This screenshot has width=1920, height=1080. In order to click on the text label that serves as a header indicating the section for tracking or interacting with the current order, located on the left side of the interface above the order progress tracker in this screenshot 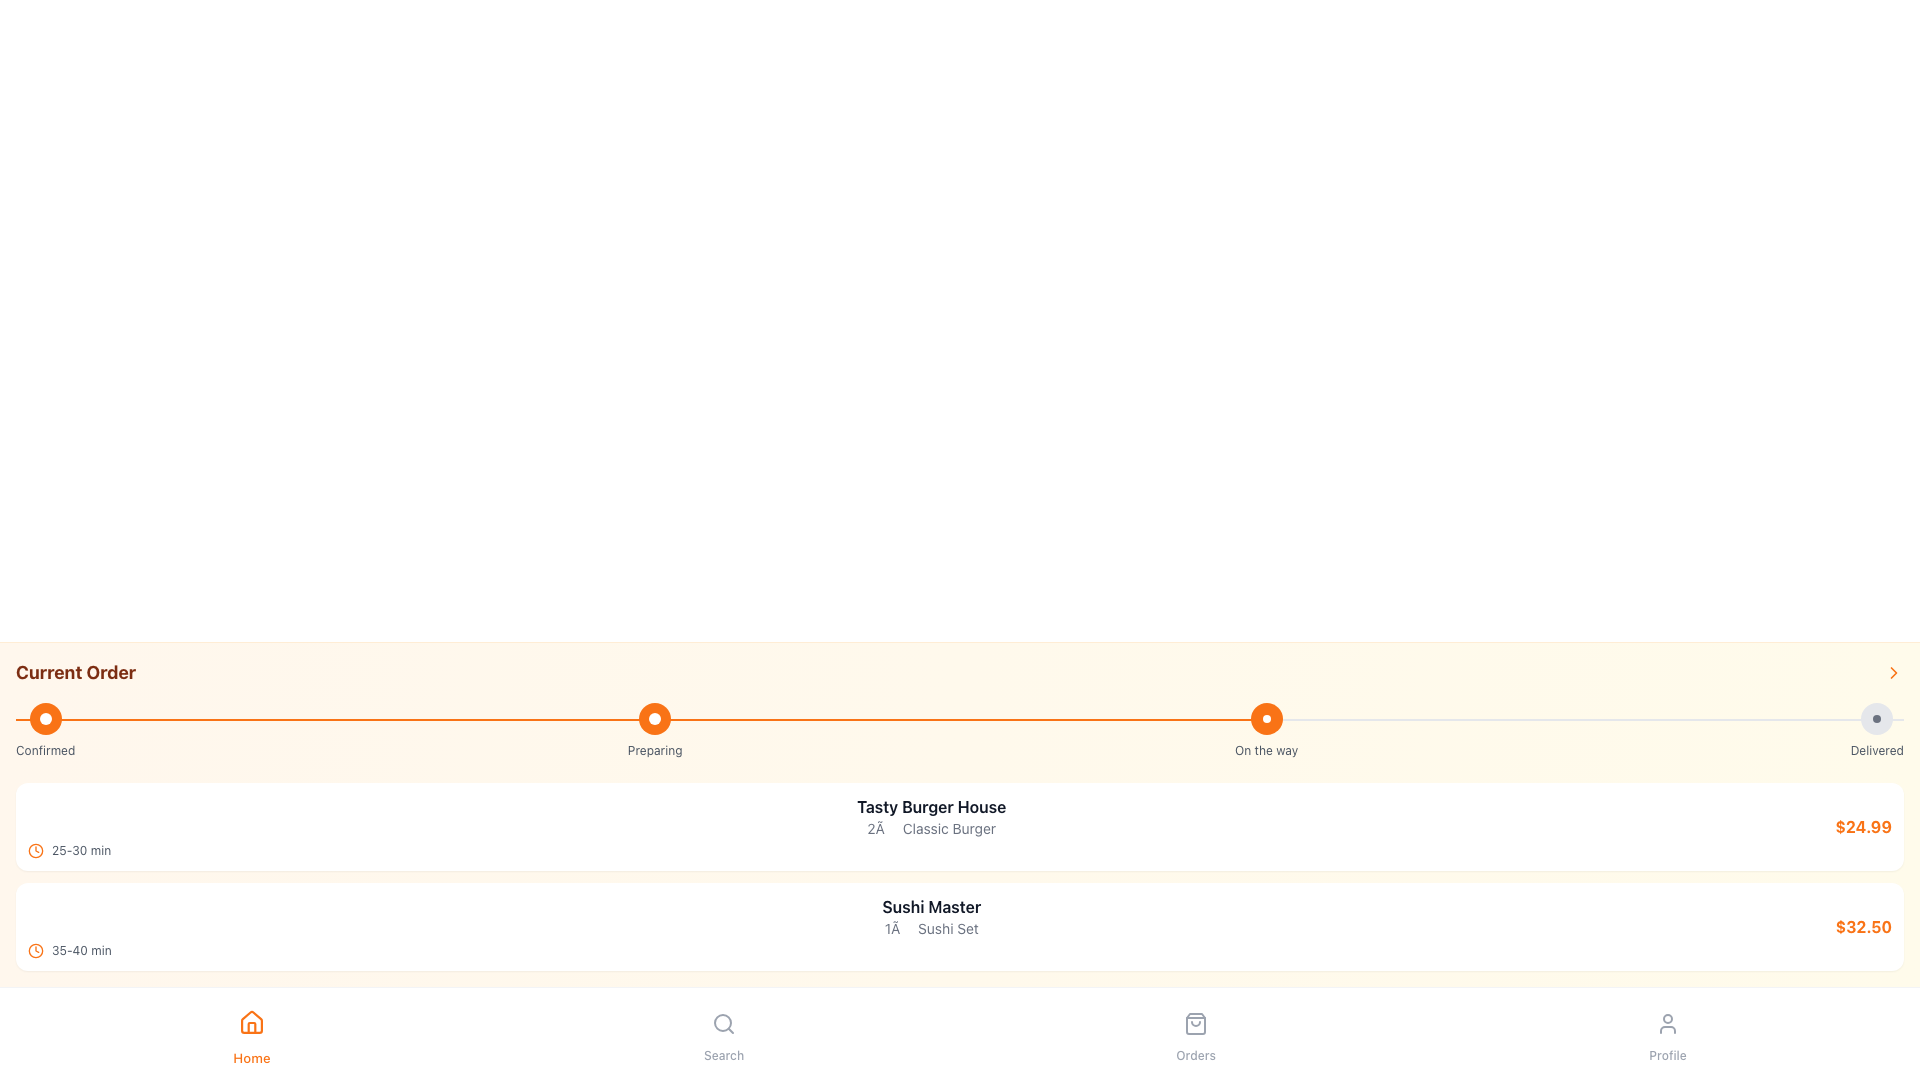, I will do `click(76, 672)`.